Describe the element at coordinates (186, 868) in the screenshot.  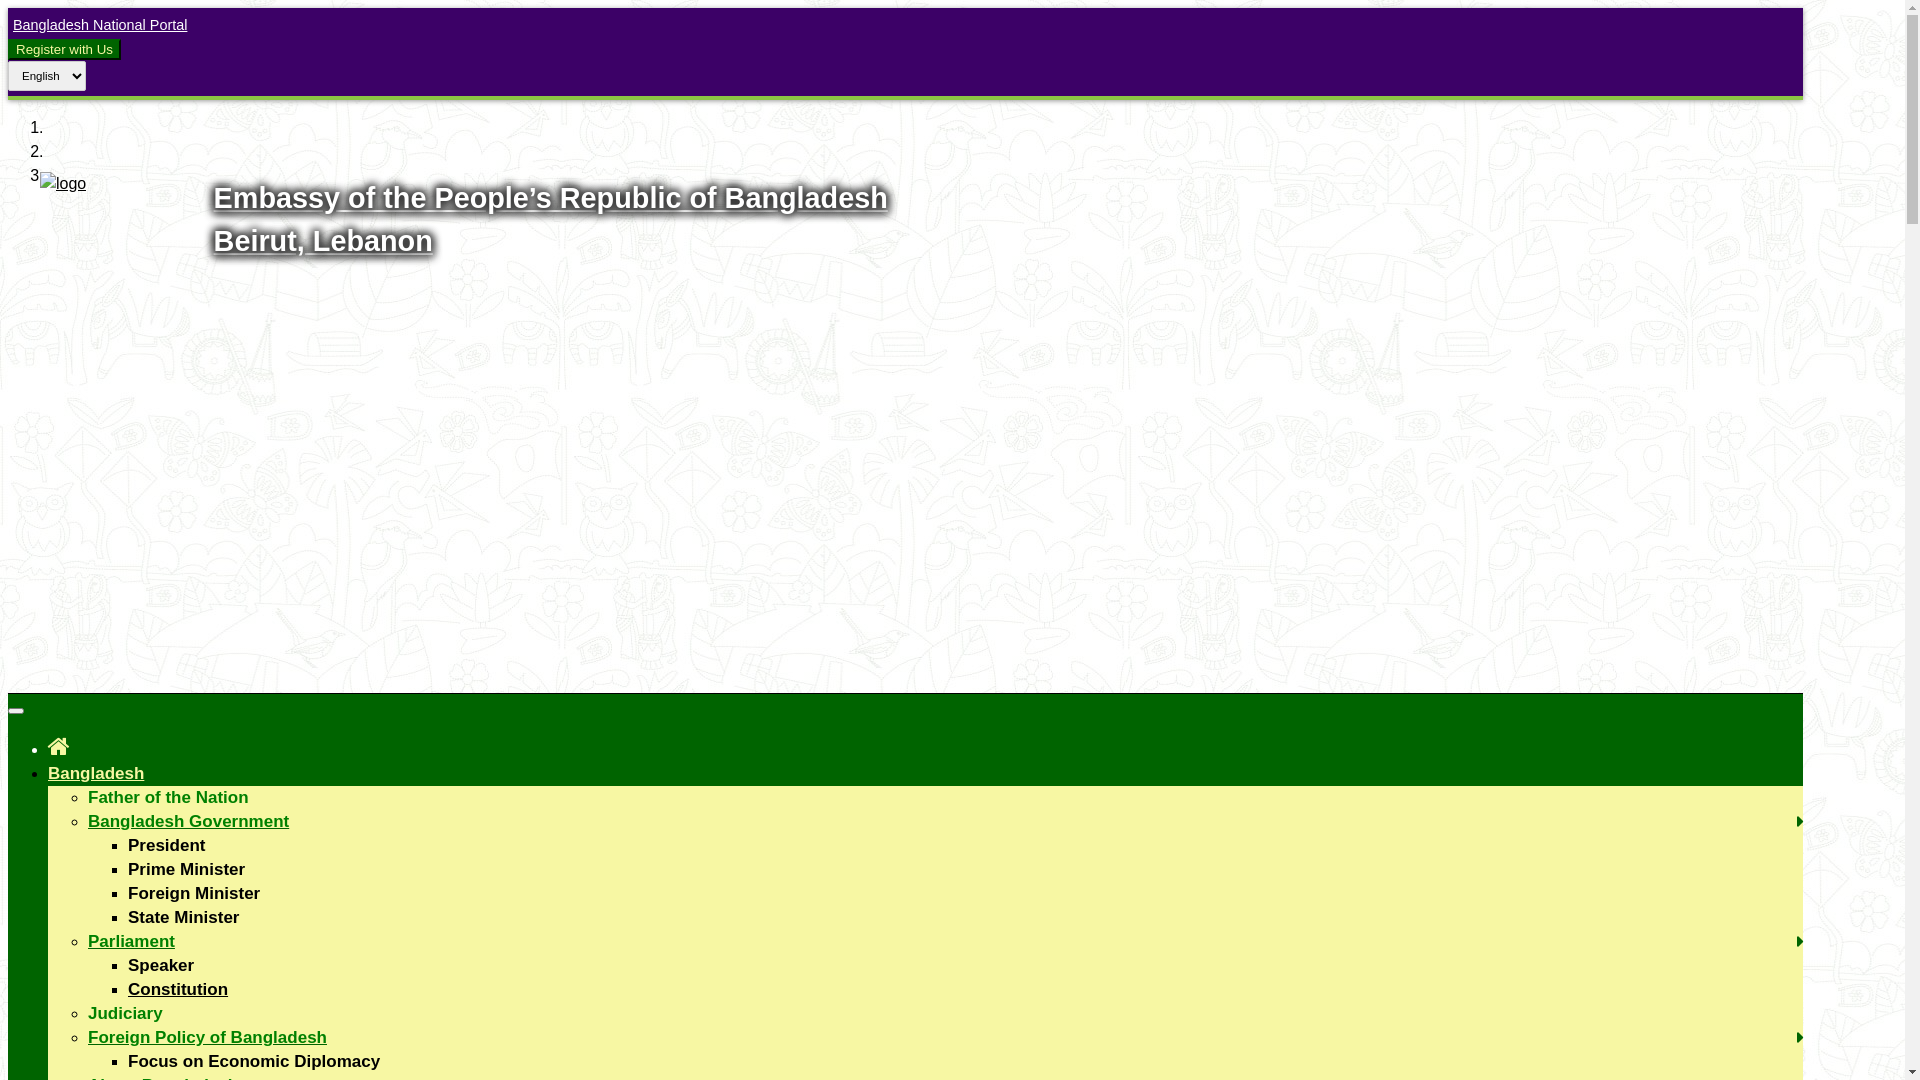
I see `'Prime Minister'` at that location.